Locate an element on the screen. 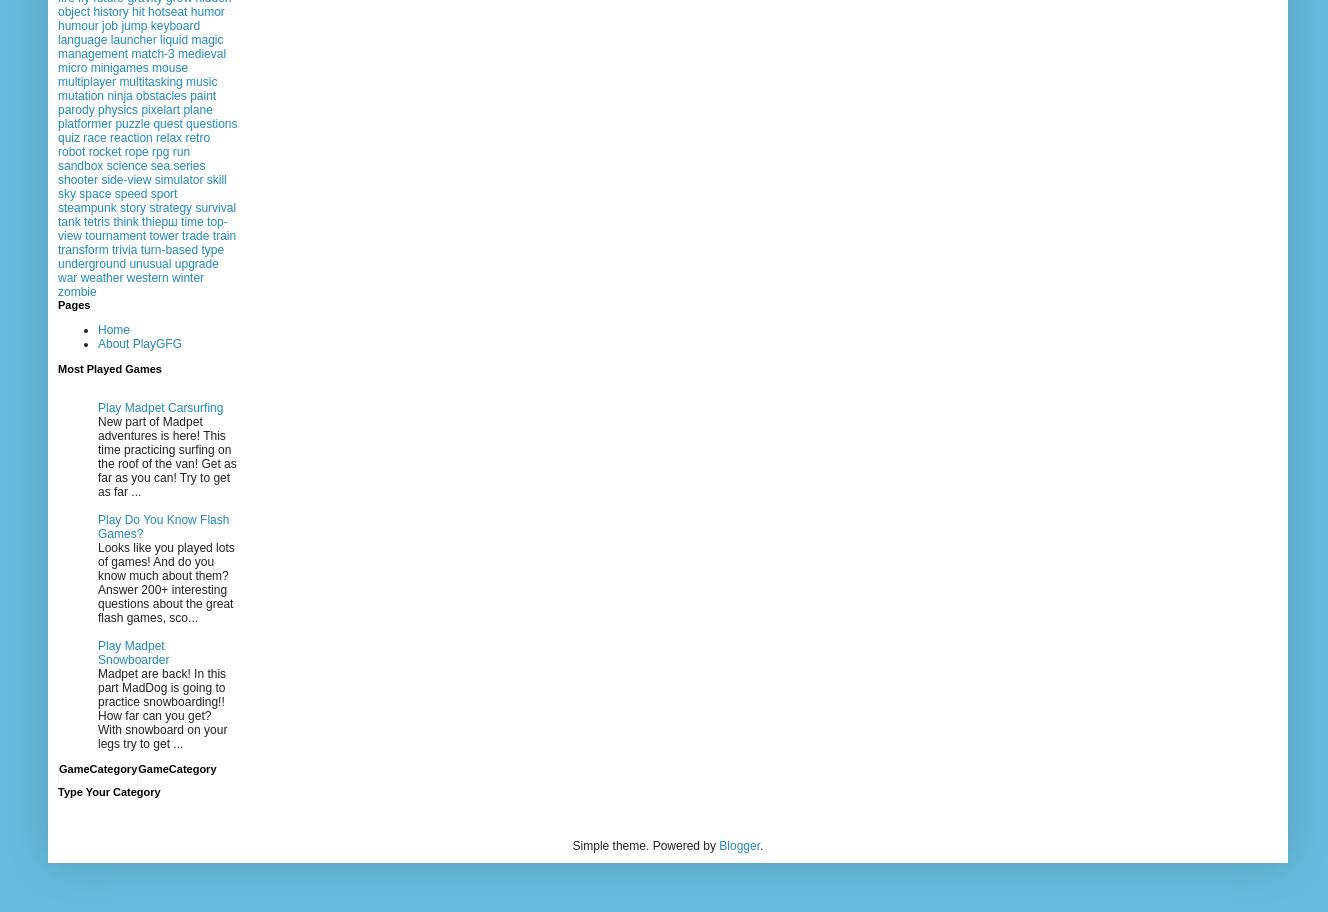 Image resolution: width=1328 pixels, height=912 pixels. 'time' is located at coordinates (181, 220).